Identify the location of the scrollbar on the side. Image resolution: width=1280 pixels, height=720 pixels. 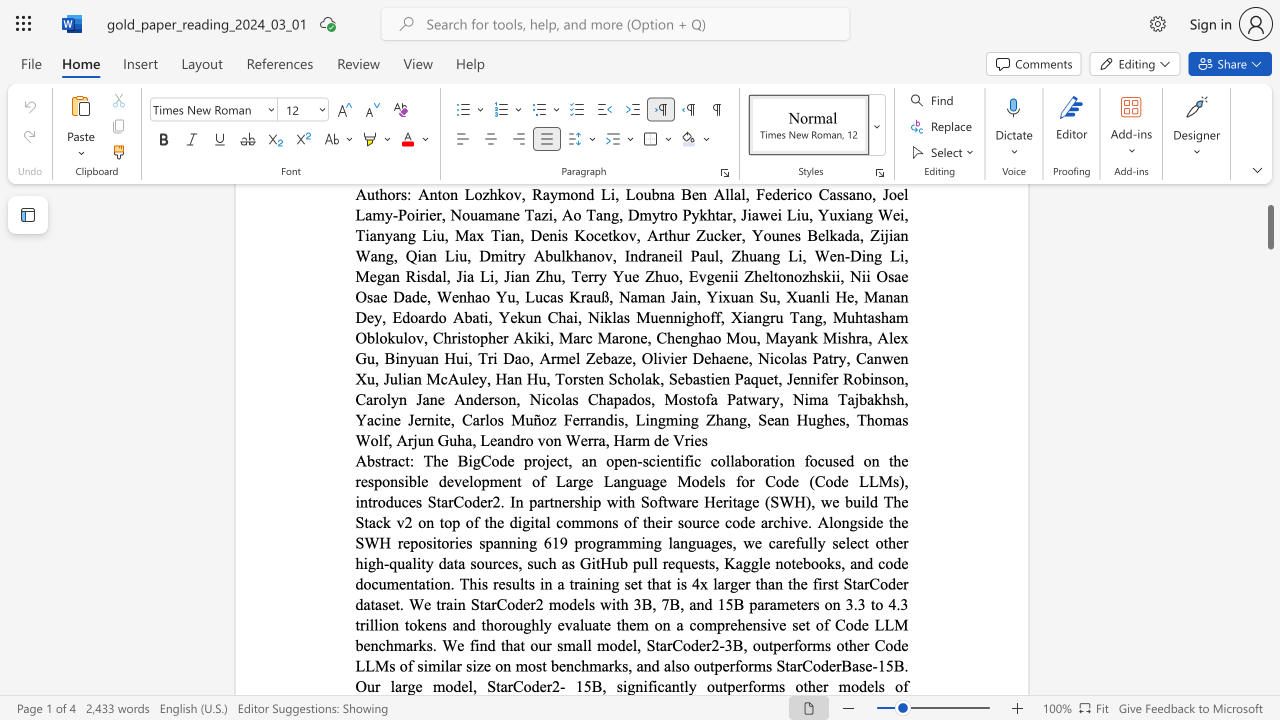
(1269, 290).